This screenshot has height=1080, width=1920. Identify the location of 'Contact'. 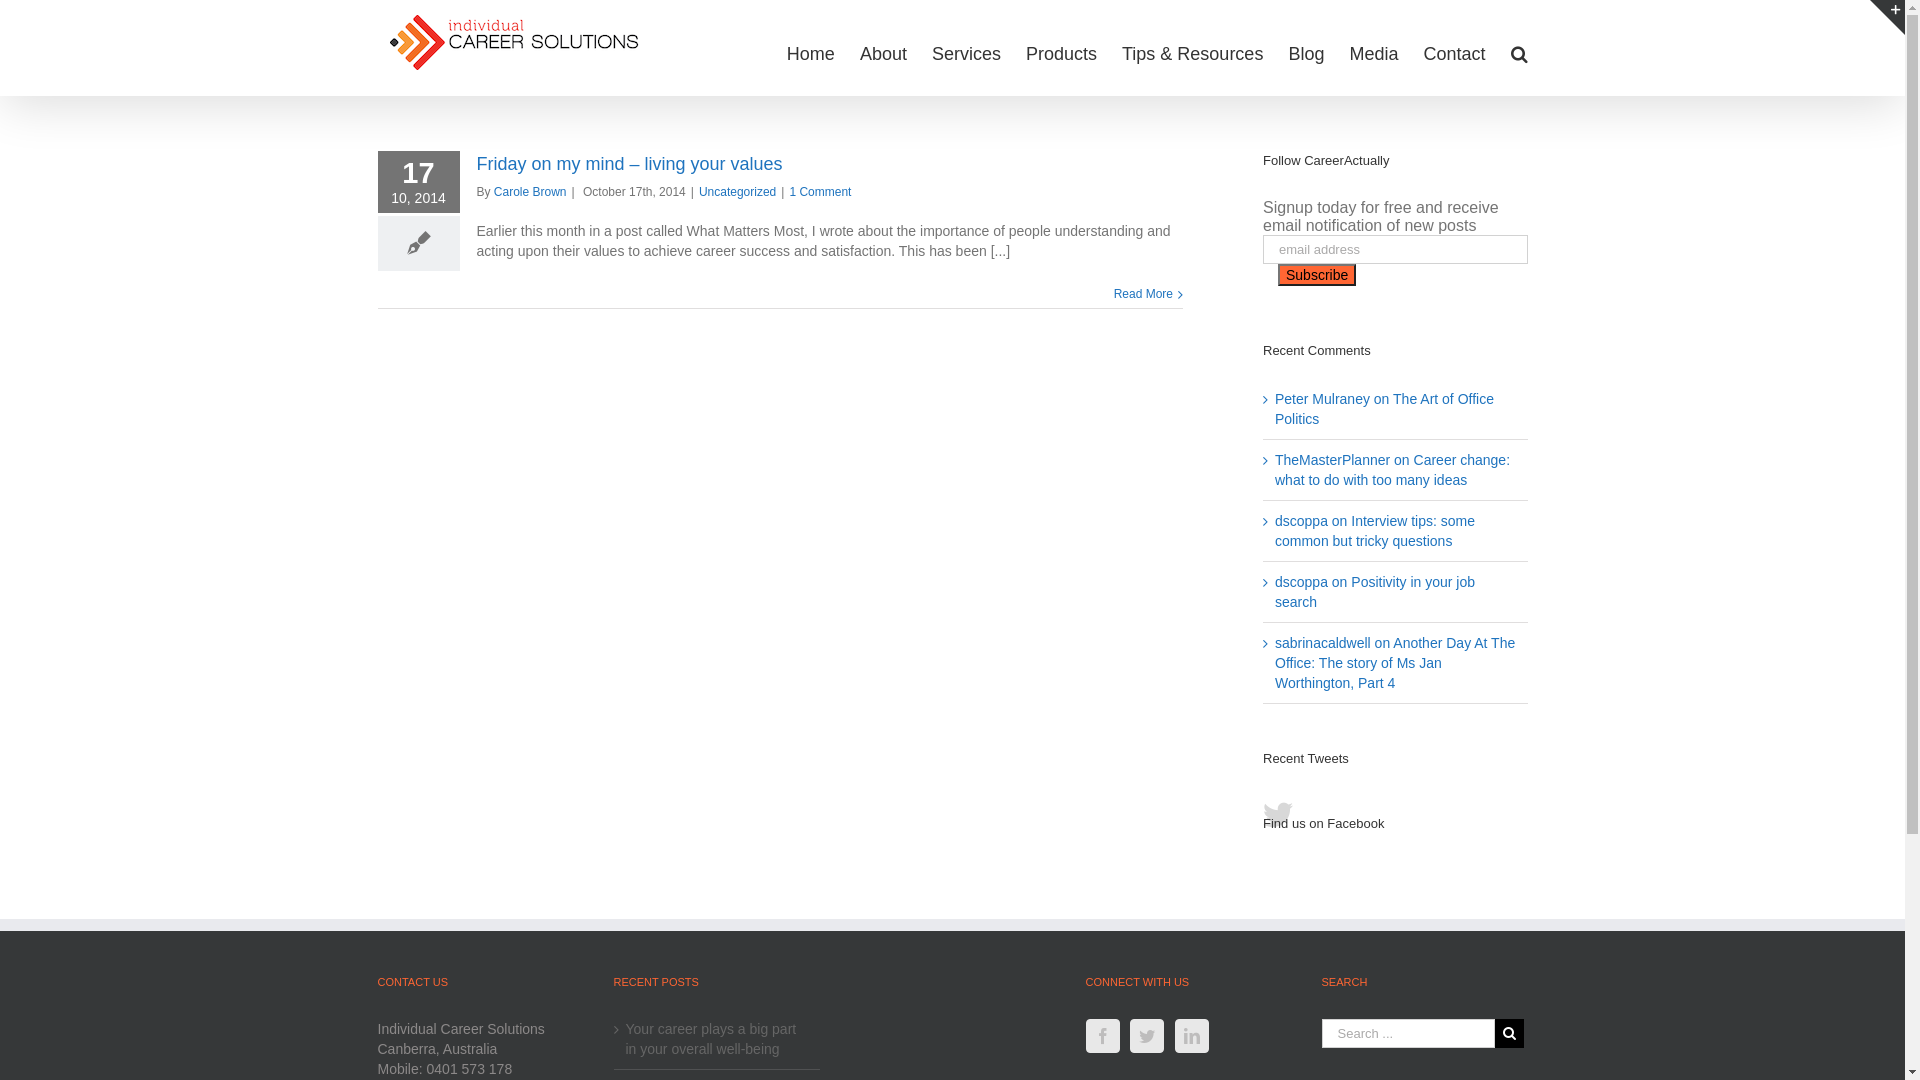
(1454, 52).